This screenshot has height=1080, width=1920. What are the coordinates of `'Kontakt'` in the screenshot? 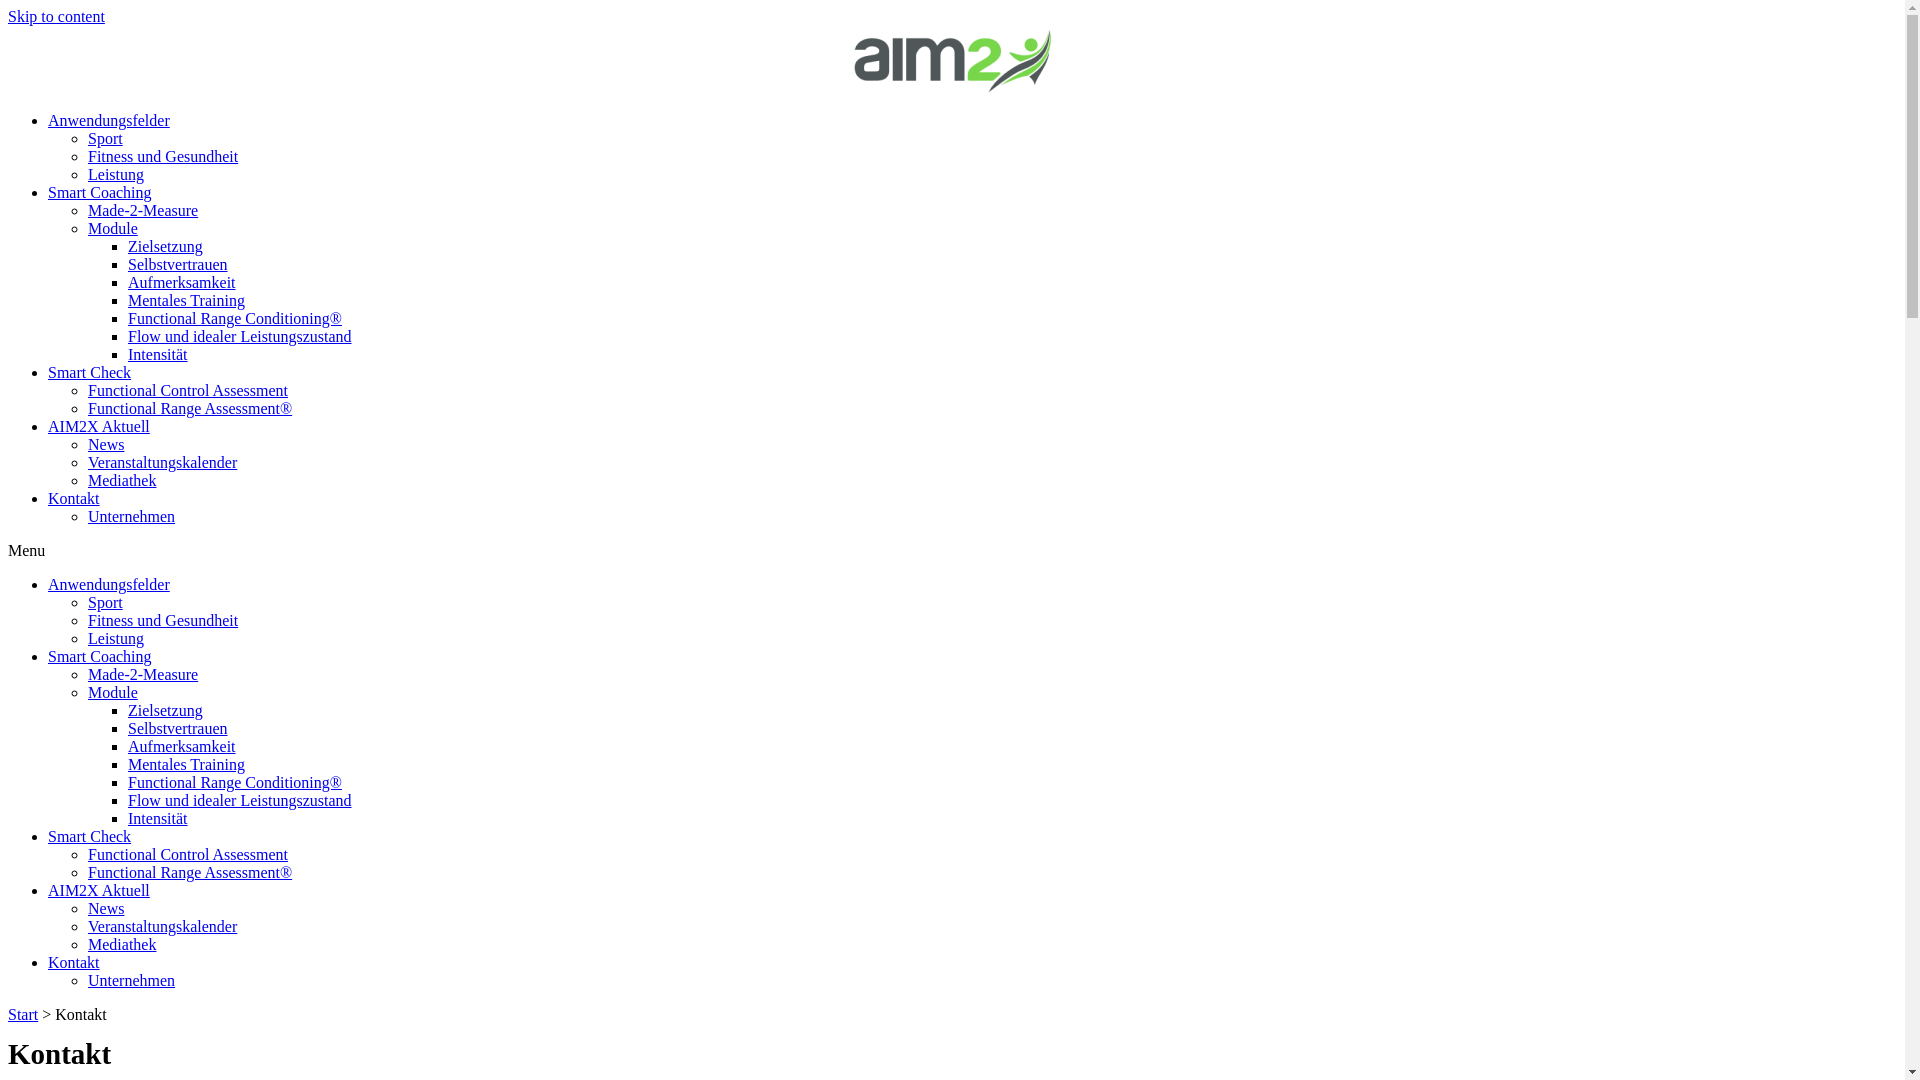 It's located at (73, 961).